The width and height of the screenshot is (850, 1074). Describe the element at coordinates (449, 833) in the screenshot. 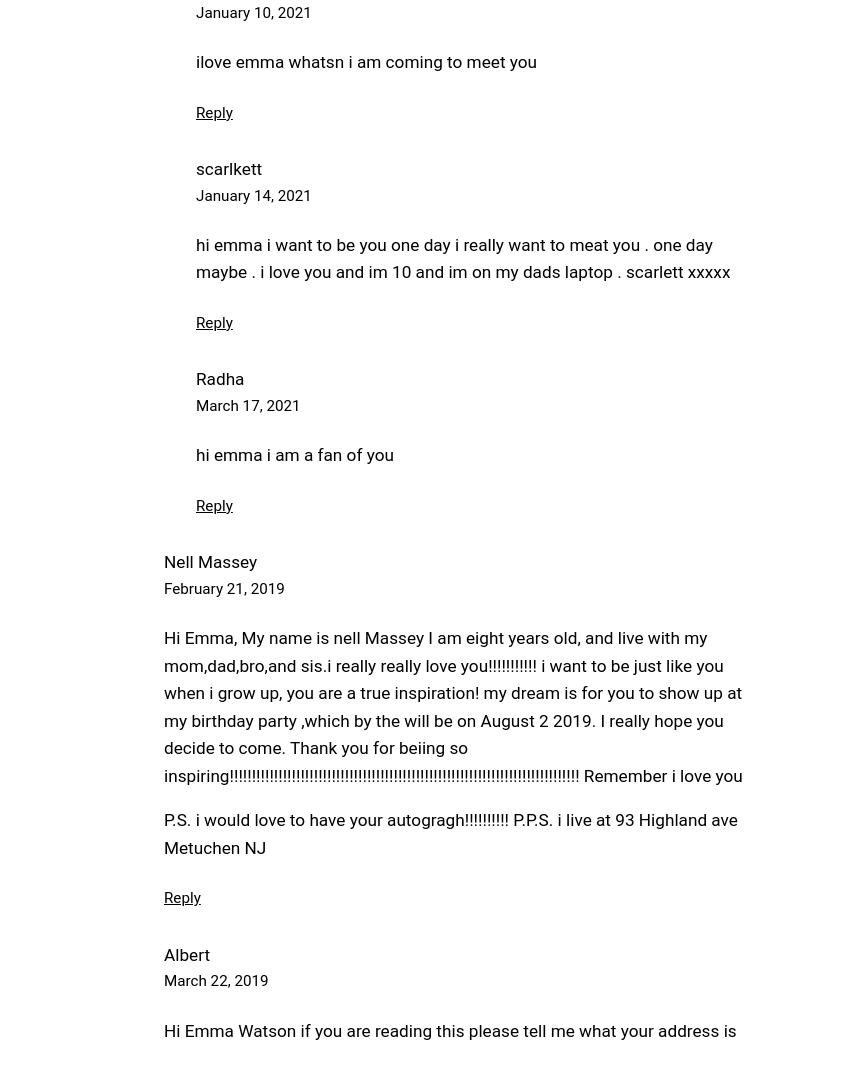

I see `'P.S. i would love to have your autogragh!!!!!!!!!!    P.P.S. i live at 93 Highland ave Metuchen NJ'` at that location.